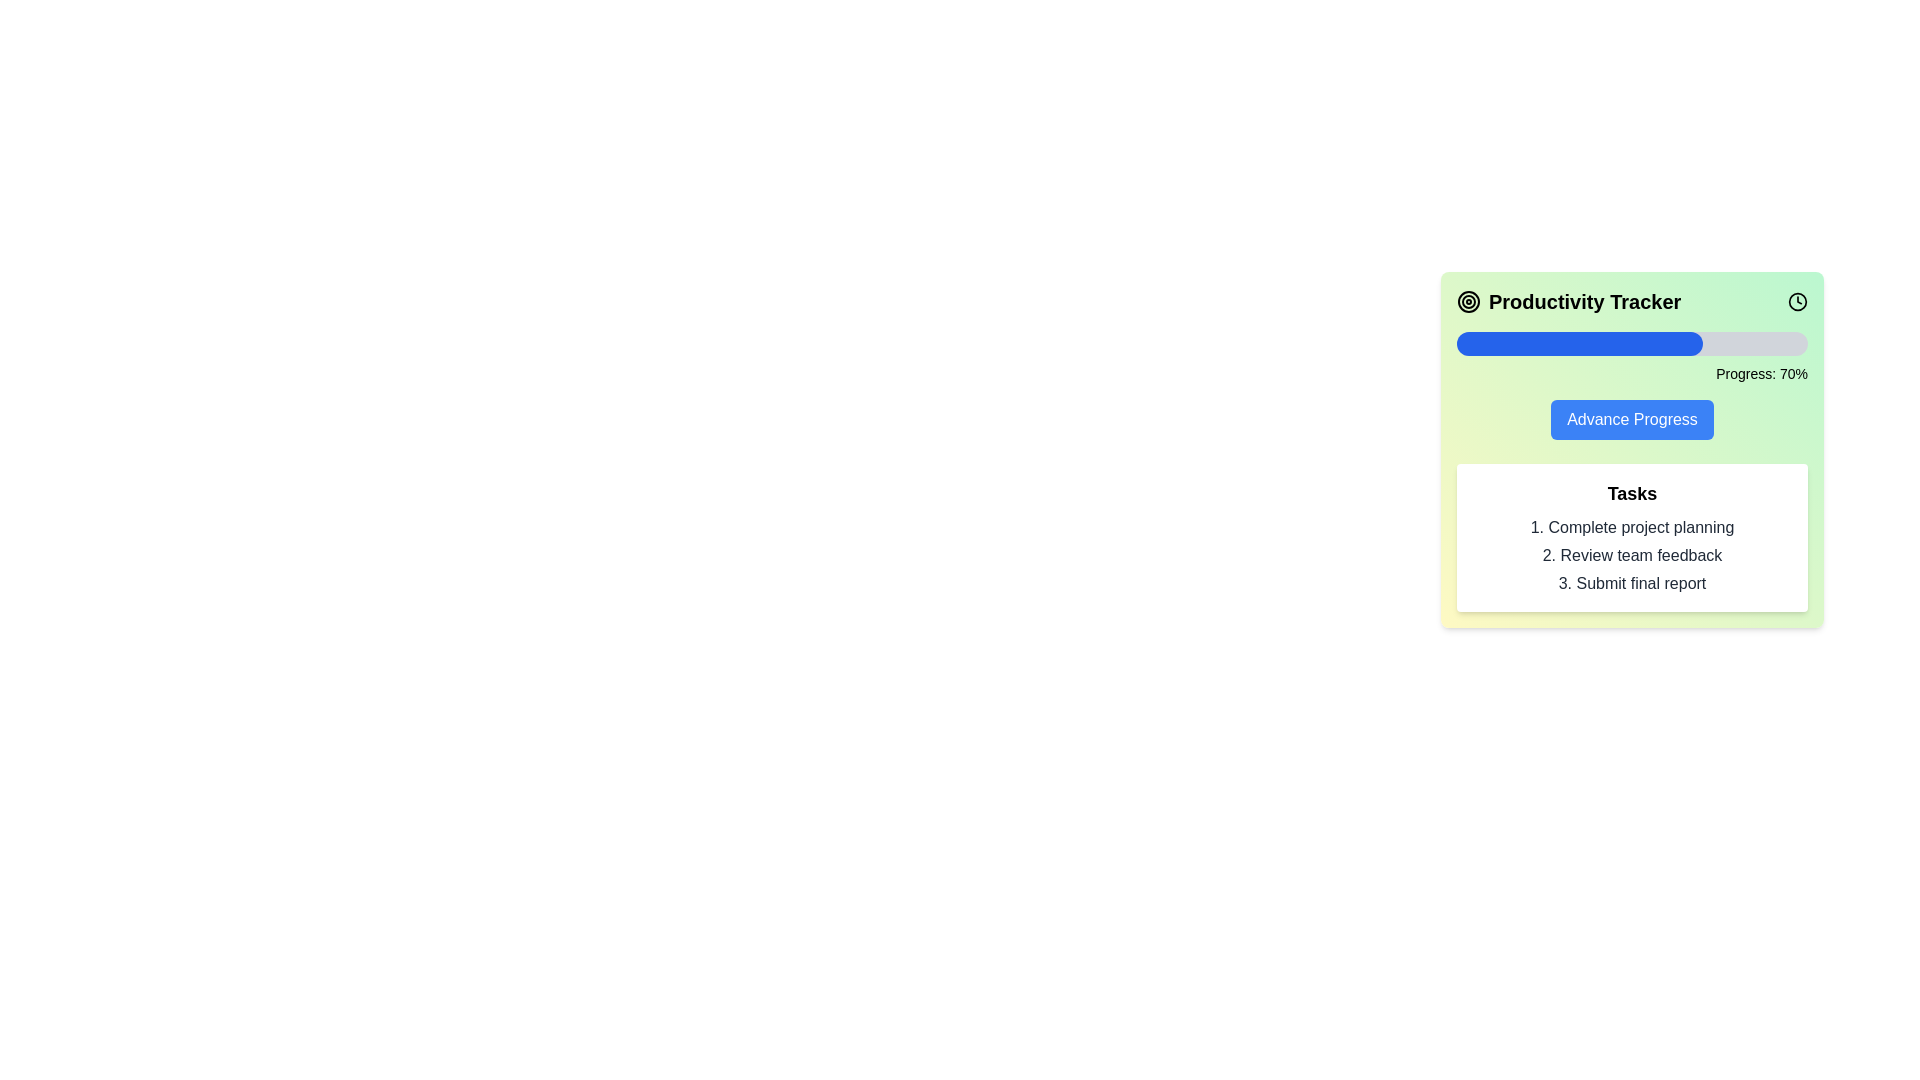  Describe the element at coordinates (1632, 527) in the screenshot. I see `the Text Label that displays information about the first task in the 'Tasks' section of the 'Productivity Tracker' card` at that location.